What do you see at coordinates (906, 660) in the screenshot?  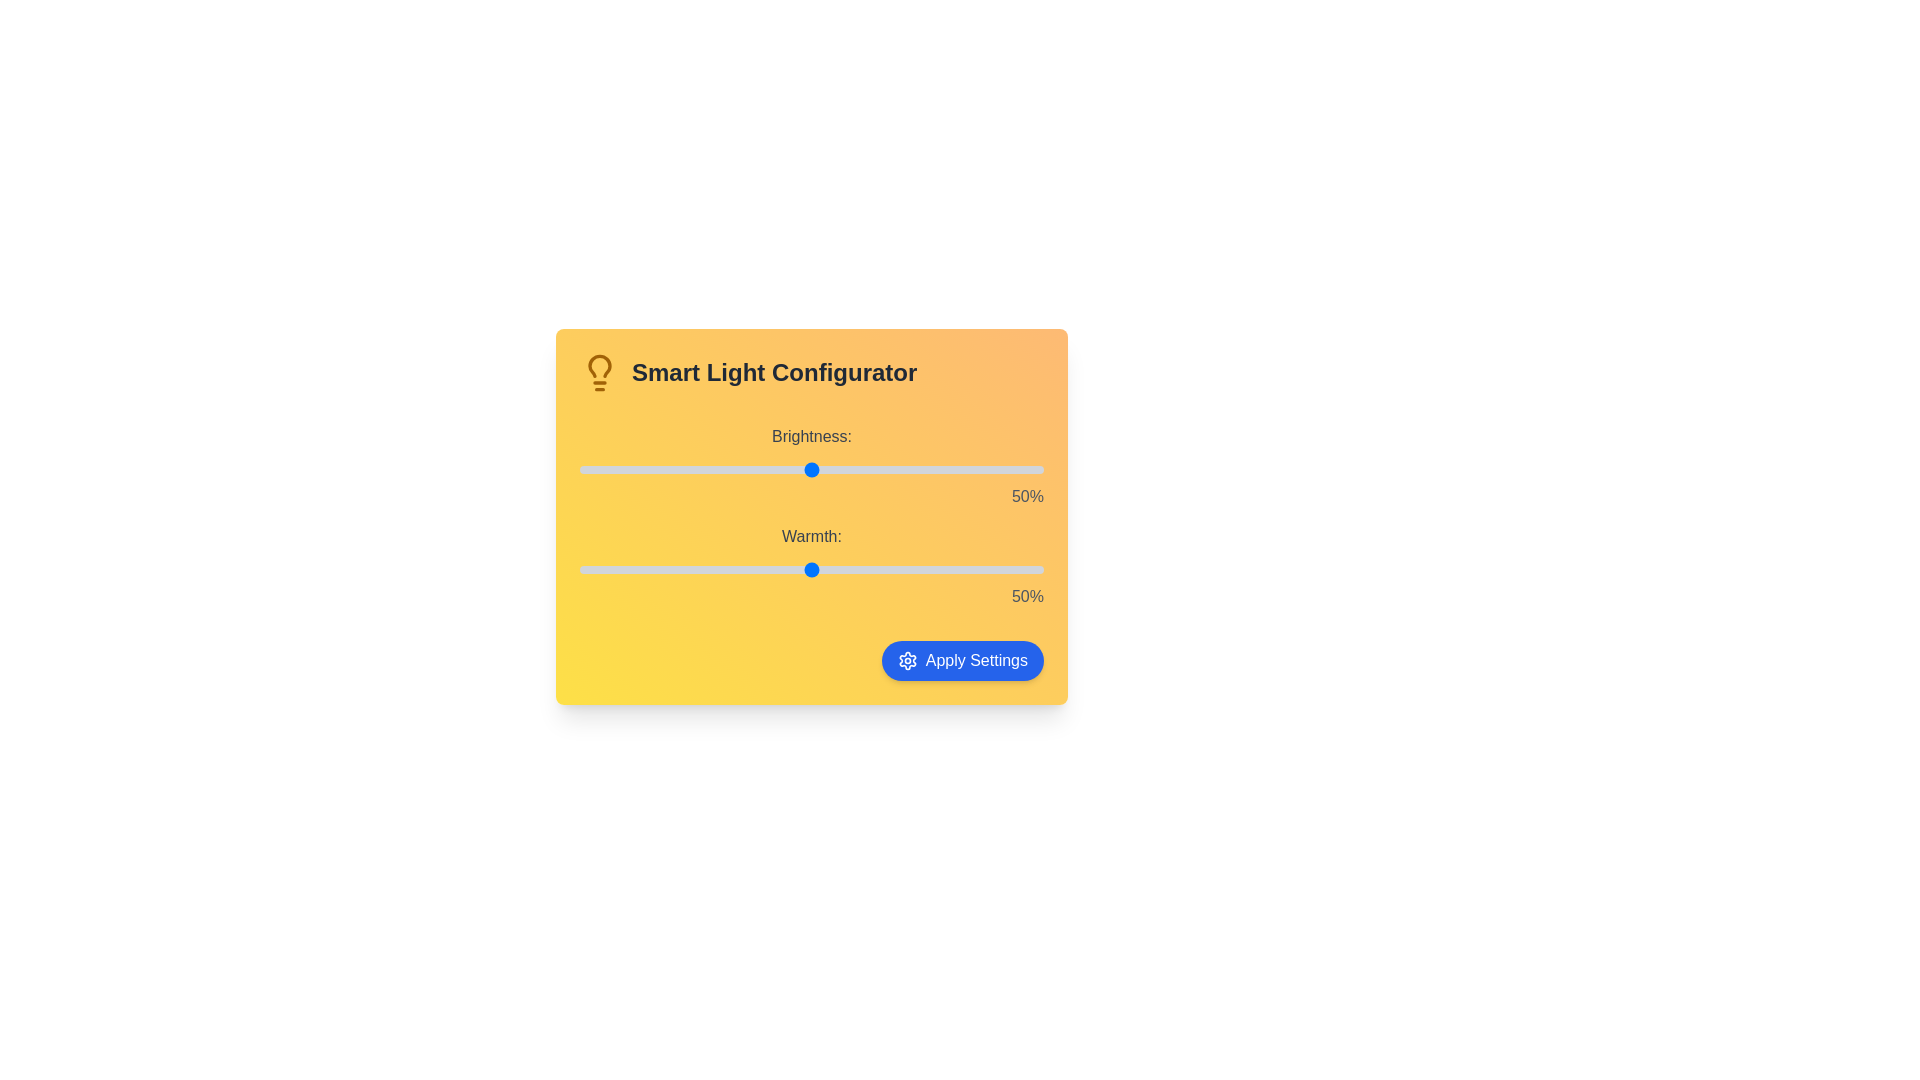 I see `the settings adjustment icon located to the left of the 'Apply Settings' button, which is centered vertically within the button's height` at bounding box center [906, 660].